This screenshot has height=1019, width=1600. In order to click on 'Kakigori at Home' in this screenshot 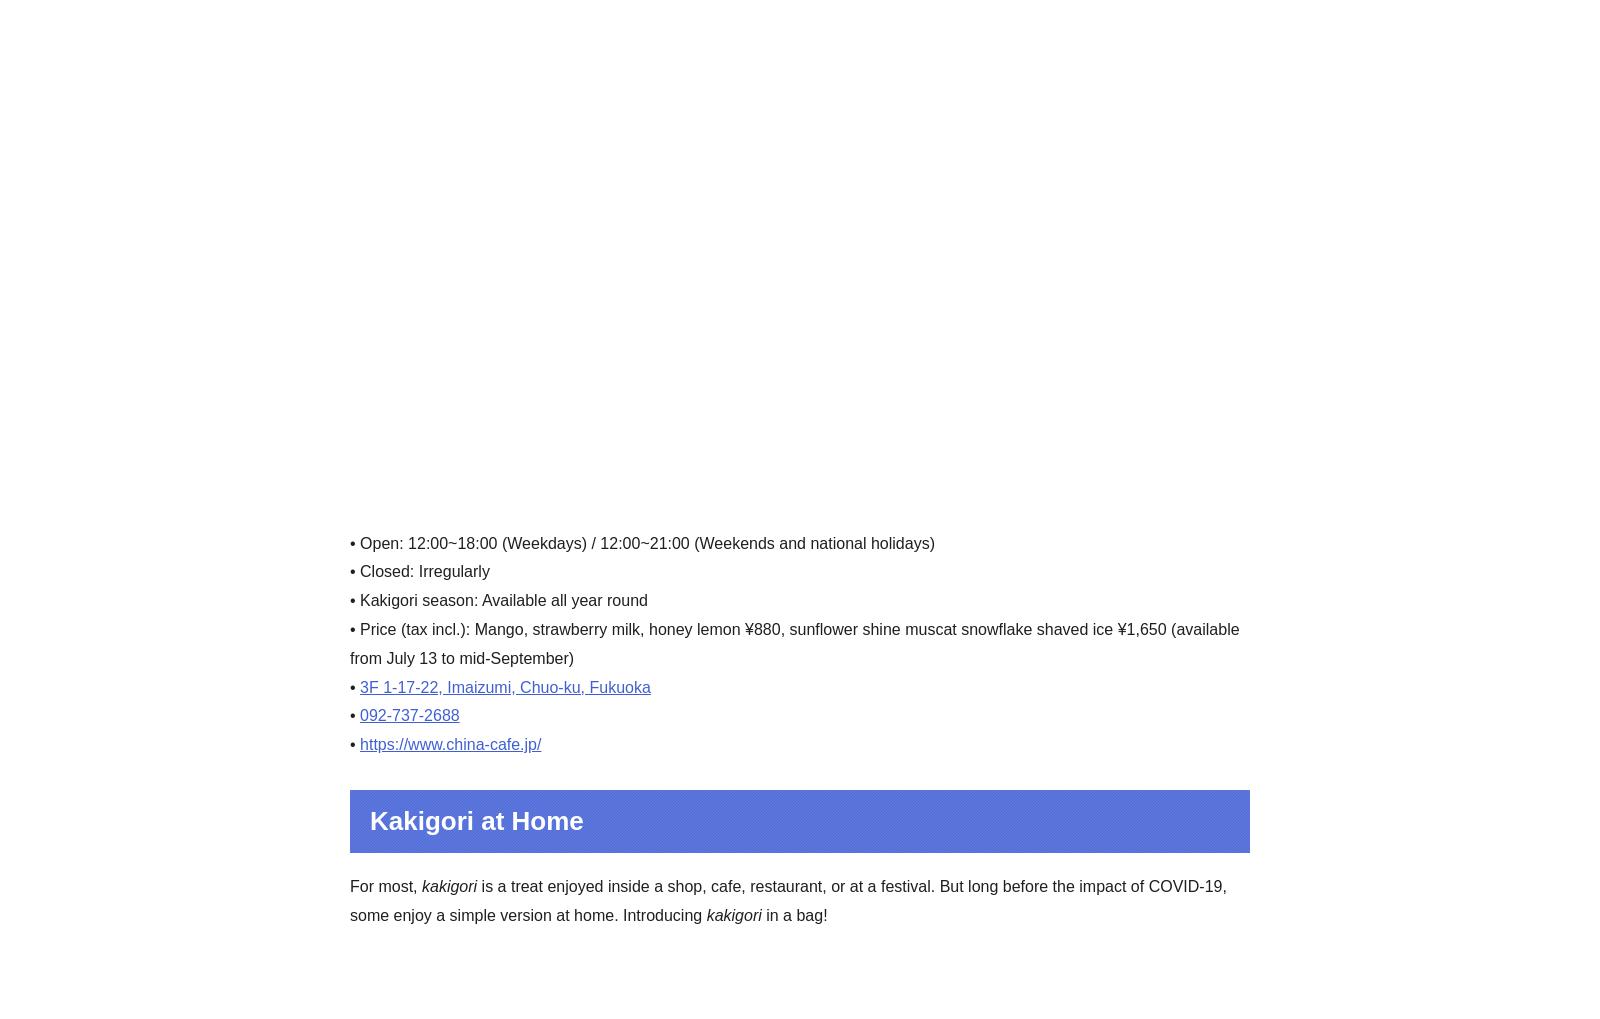, I will do `click(475, 819)`.